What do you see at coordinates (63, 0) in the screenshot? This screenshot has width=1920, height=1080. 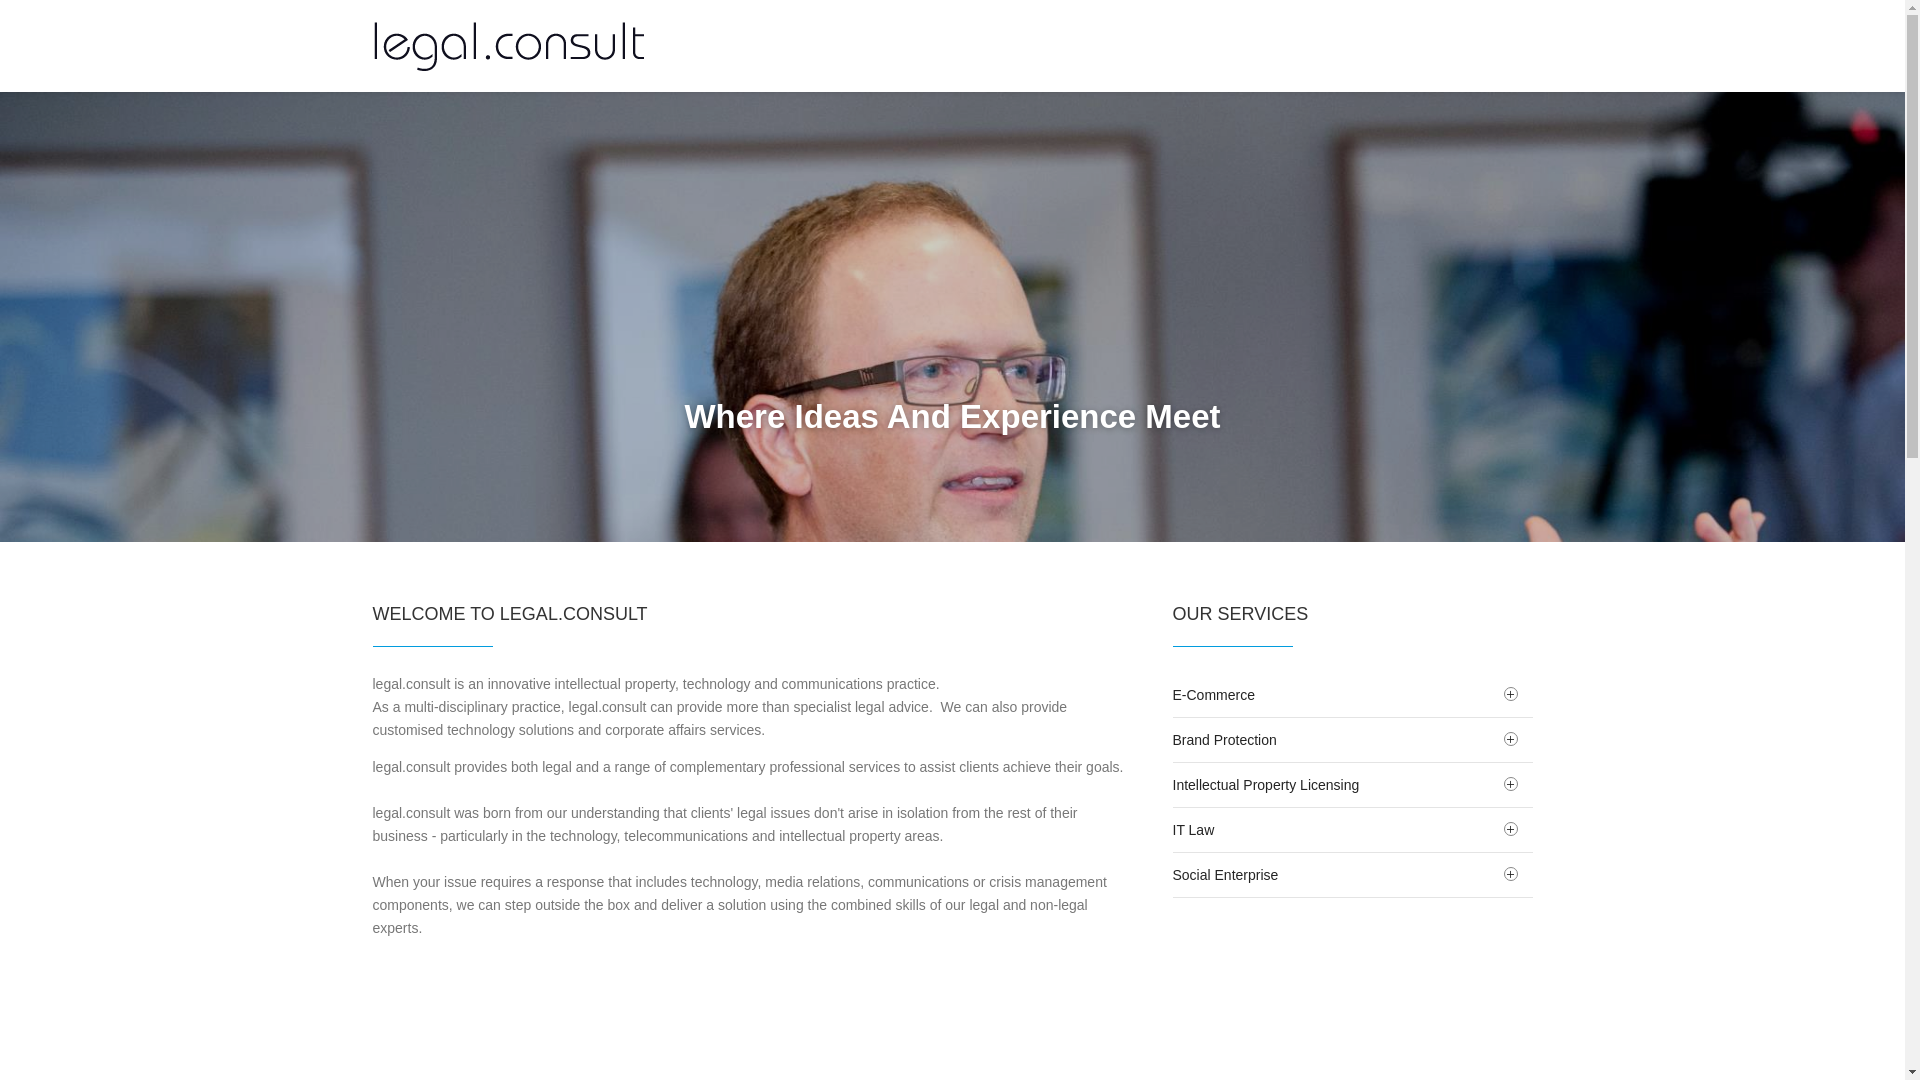 I see `'Skip to main content'` at bounding box center [63, 0].